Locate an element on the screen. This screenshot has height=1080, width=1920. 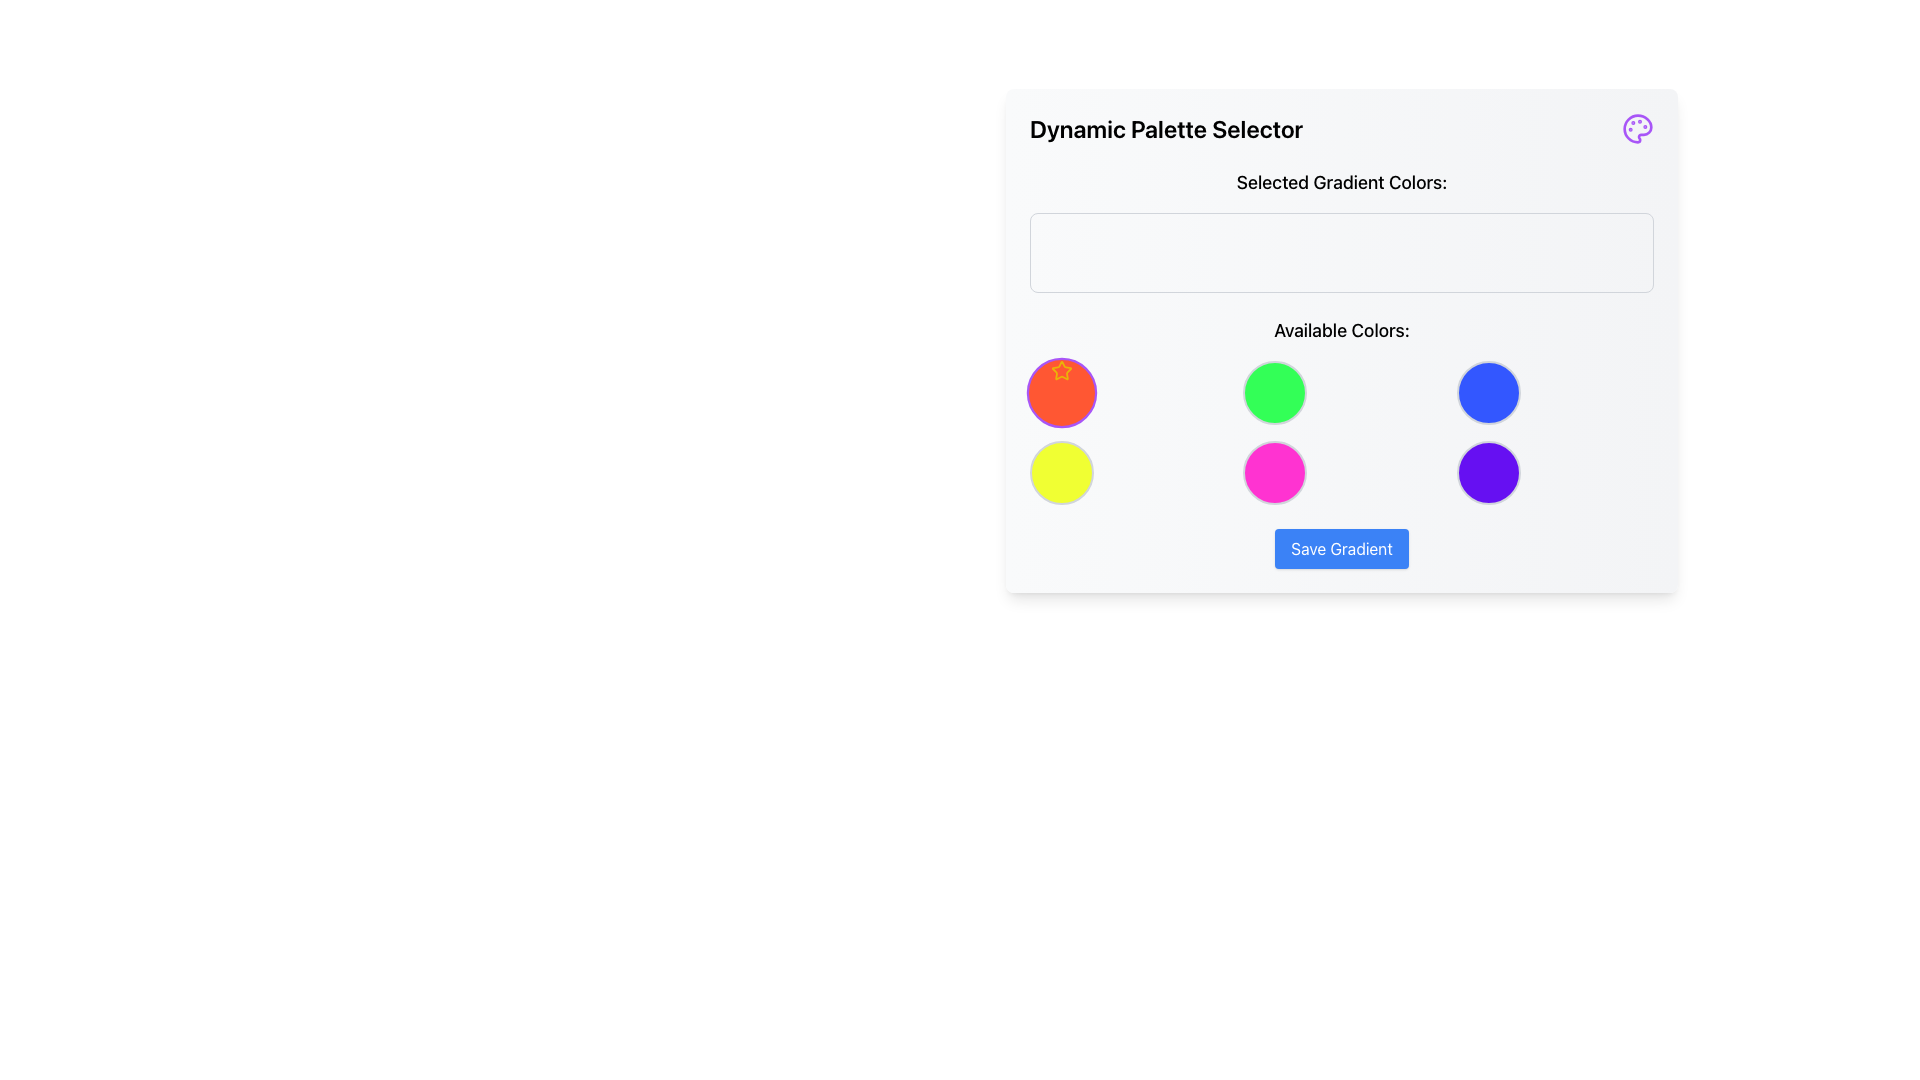
the 'Save Gradient' button, which is a rectangular button with rounded corners, blue background, and white text, located below the 'Available Colors:' text in the 'Dynamic Palette Selector' interface is located at coordinates (1342, 548).